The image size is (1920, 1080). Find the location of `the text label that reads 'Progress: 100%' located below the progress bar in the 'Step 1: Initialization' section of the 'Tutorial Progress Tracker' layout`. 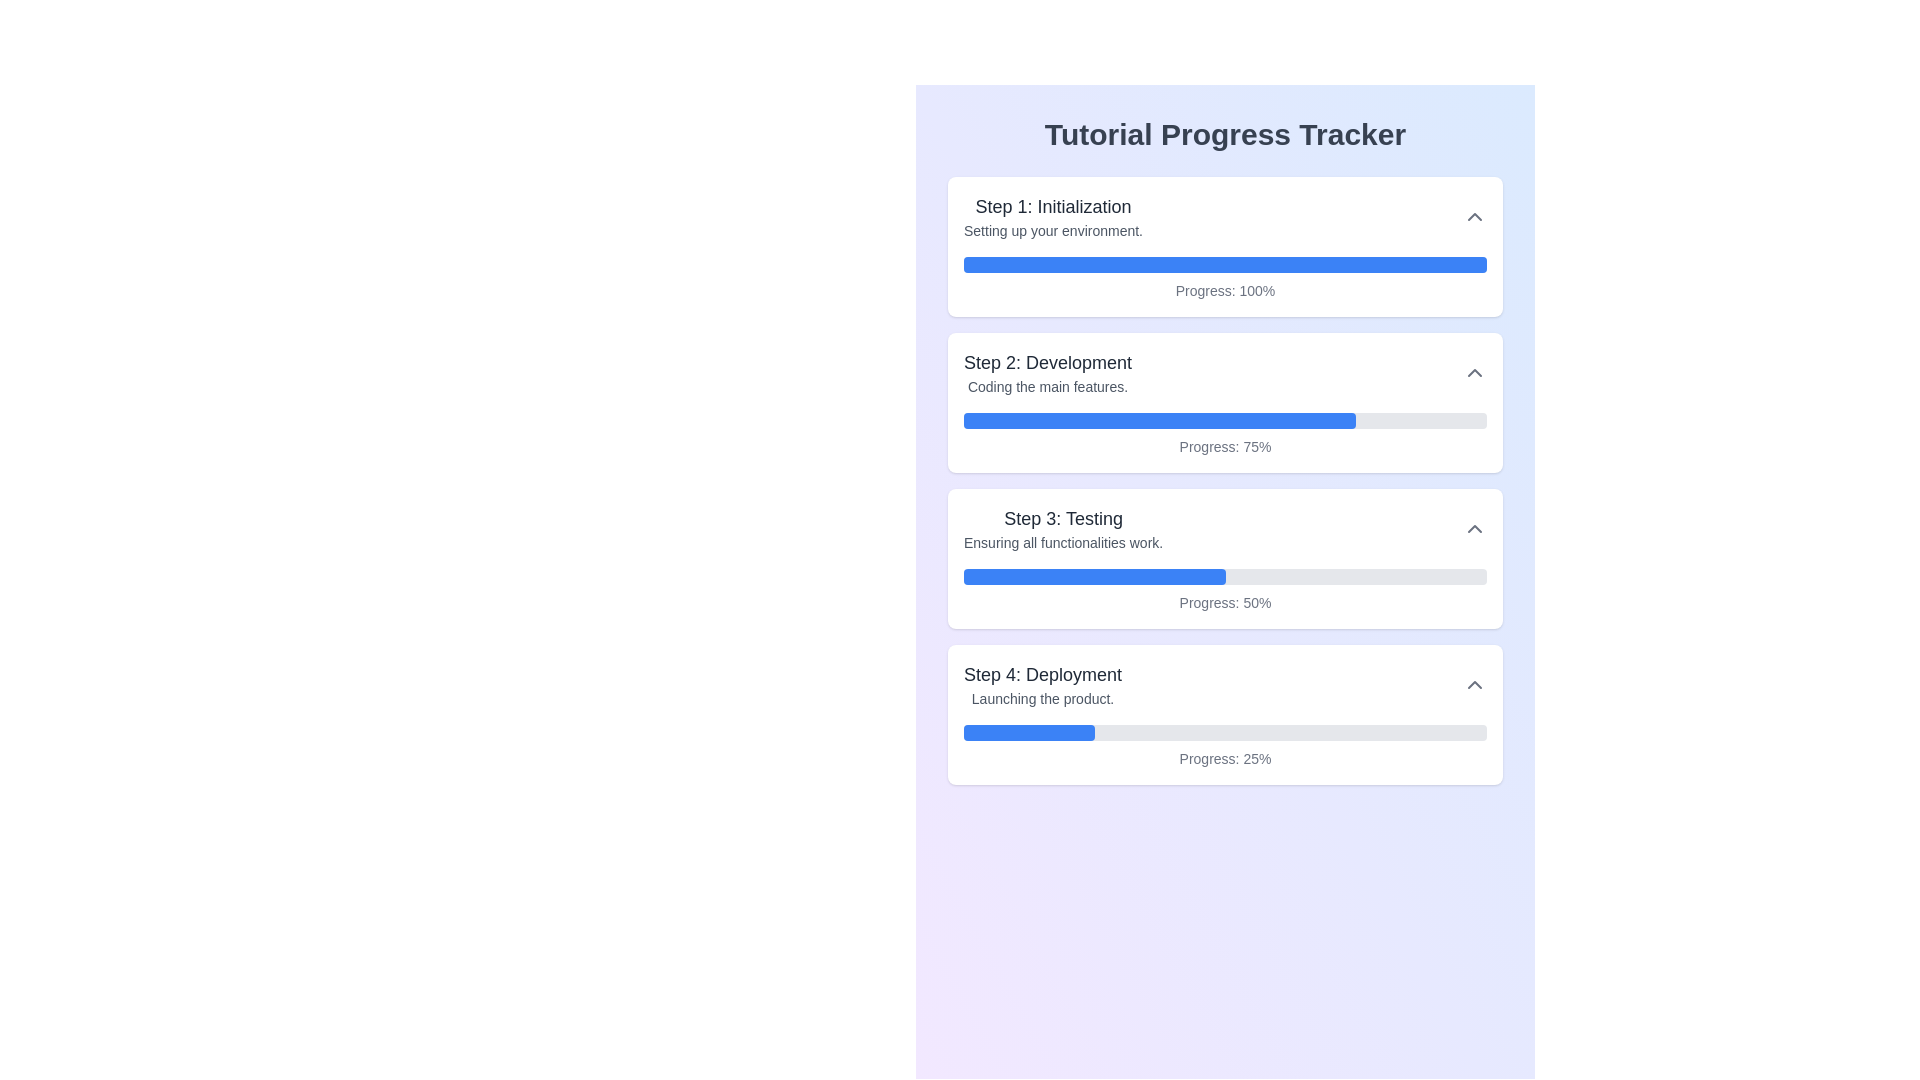

the text label that reads 'Progress: 100%' located below the progress bar in the 'Step 1: Initialization' section of the 'Tutorial Progress Tracker' layout is located at coordinates (1224, 290).